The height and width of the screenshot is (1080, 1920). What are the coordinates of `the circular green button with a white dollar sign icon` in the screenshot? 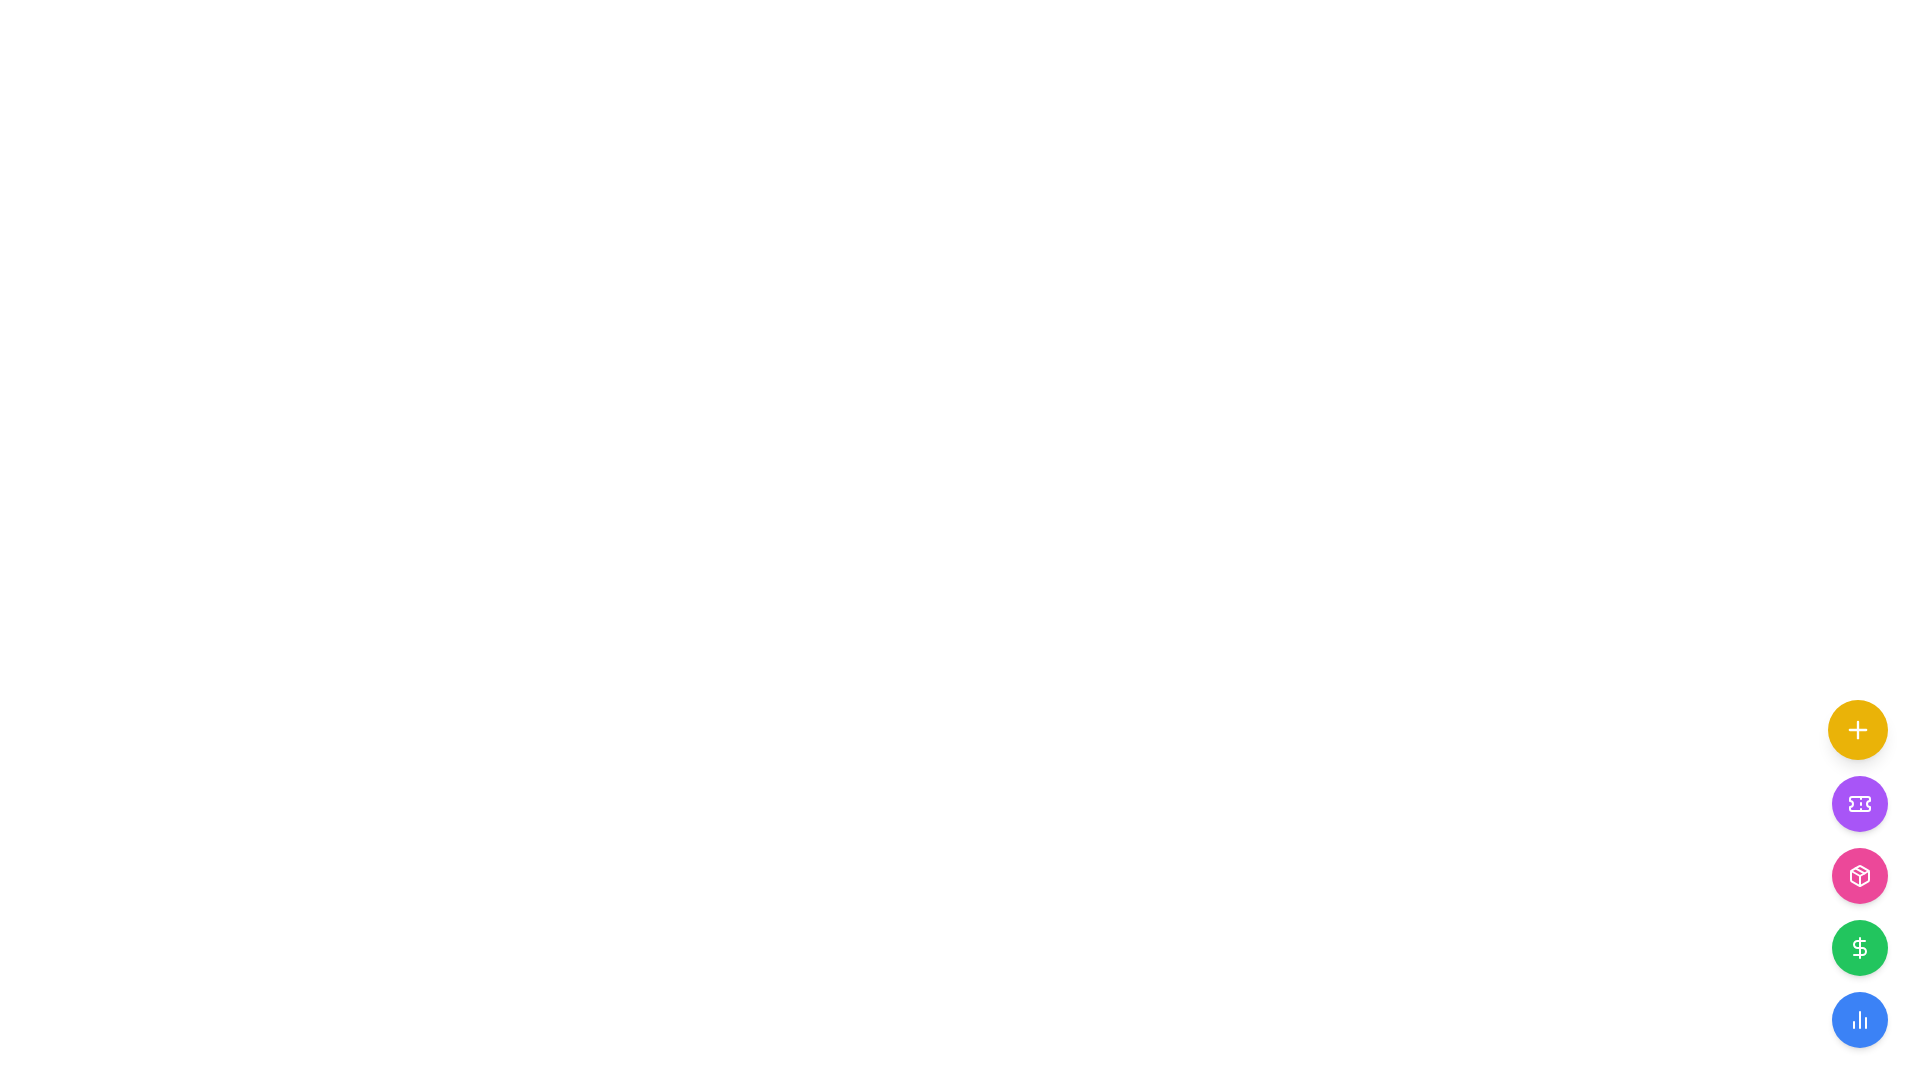 It's located at (1859, 947).